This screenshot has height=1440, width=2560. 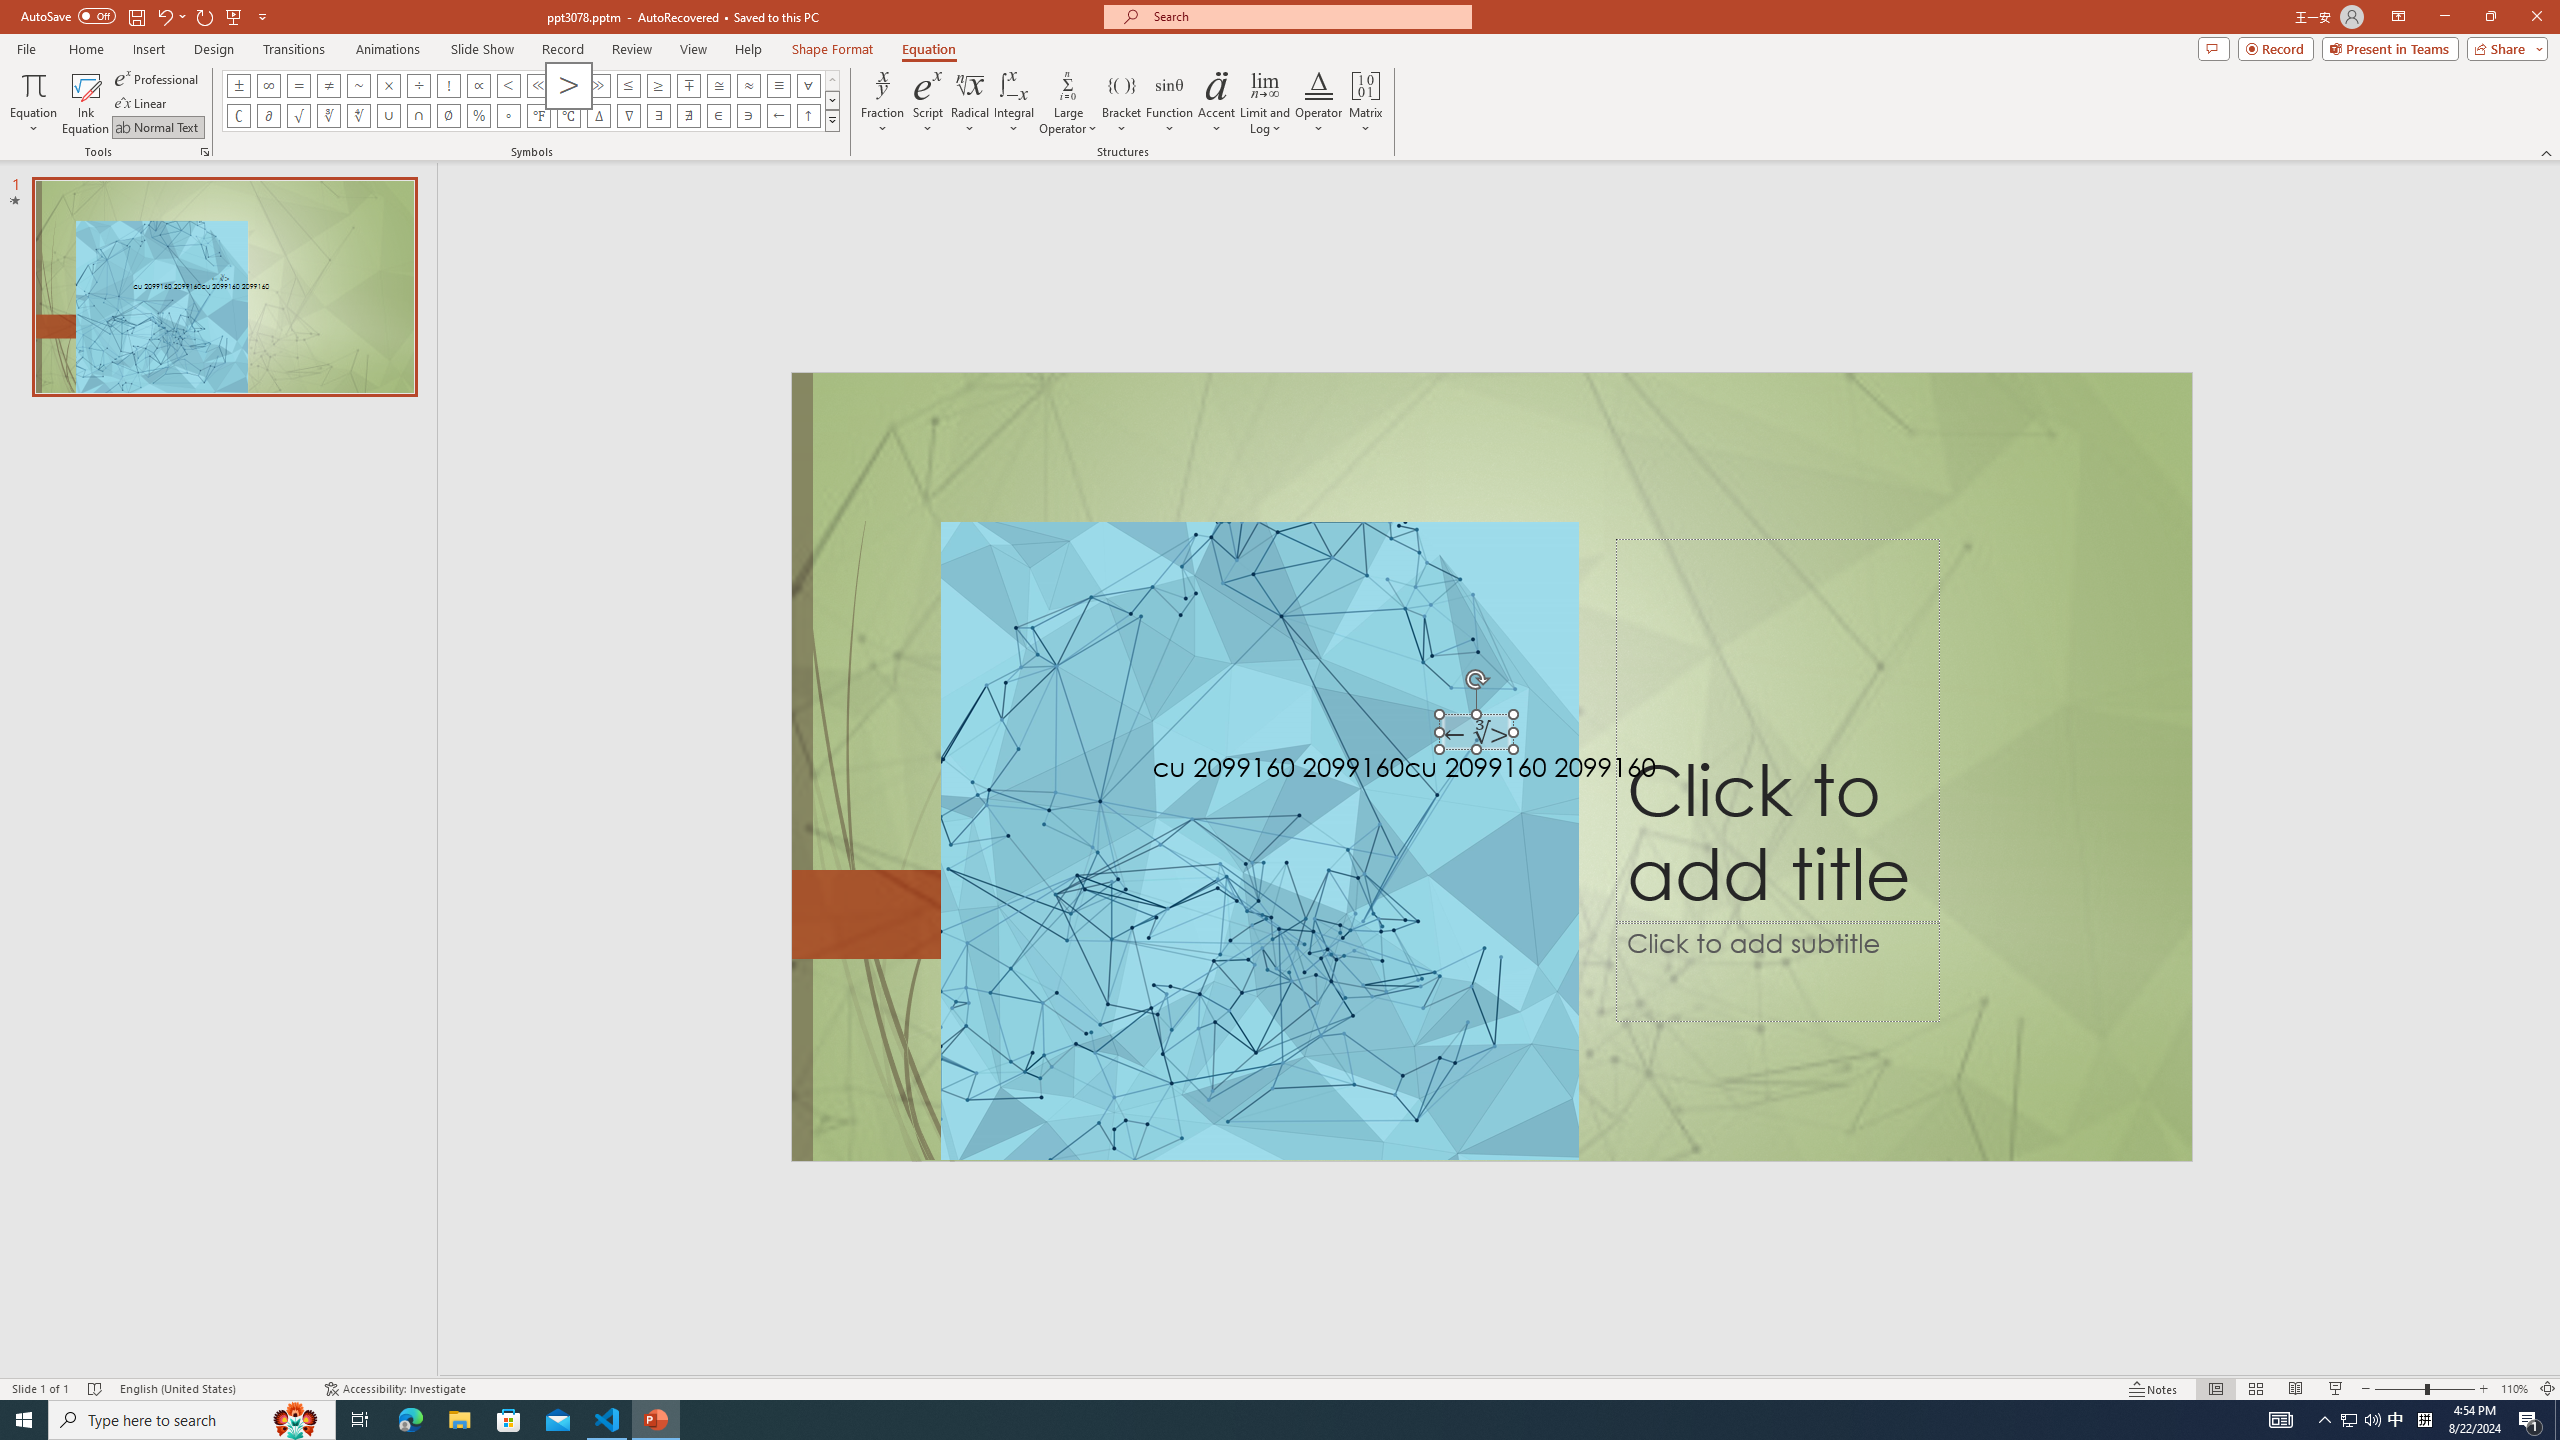 I want to click on 'Equation Symbol Contains as Member', so click(x=747, y=114).